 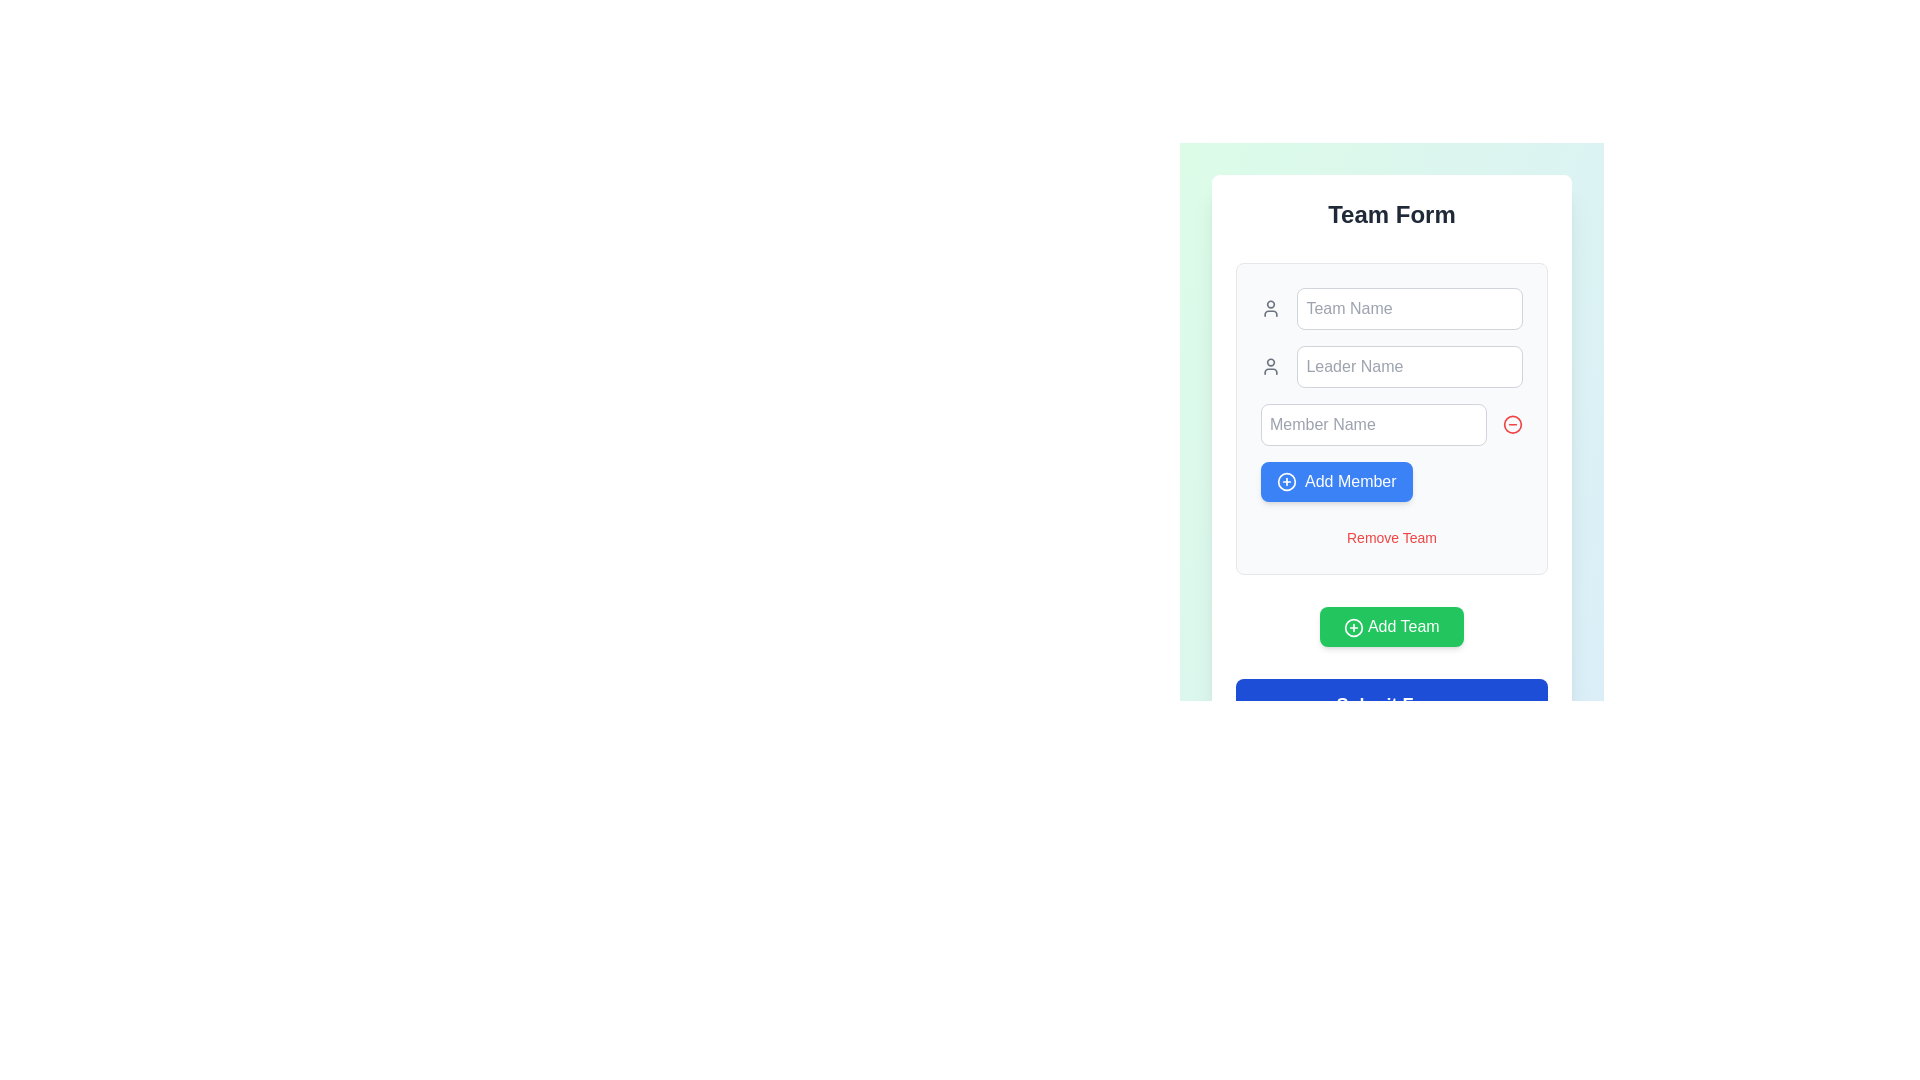 I want to click on the button located at the bottom of the 'Team Form' interface, positioned below the 'Remove Team' link and above the 'Submit Form' button to initiate adding a new team, so click(x=1391, y=626).